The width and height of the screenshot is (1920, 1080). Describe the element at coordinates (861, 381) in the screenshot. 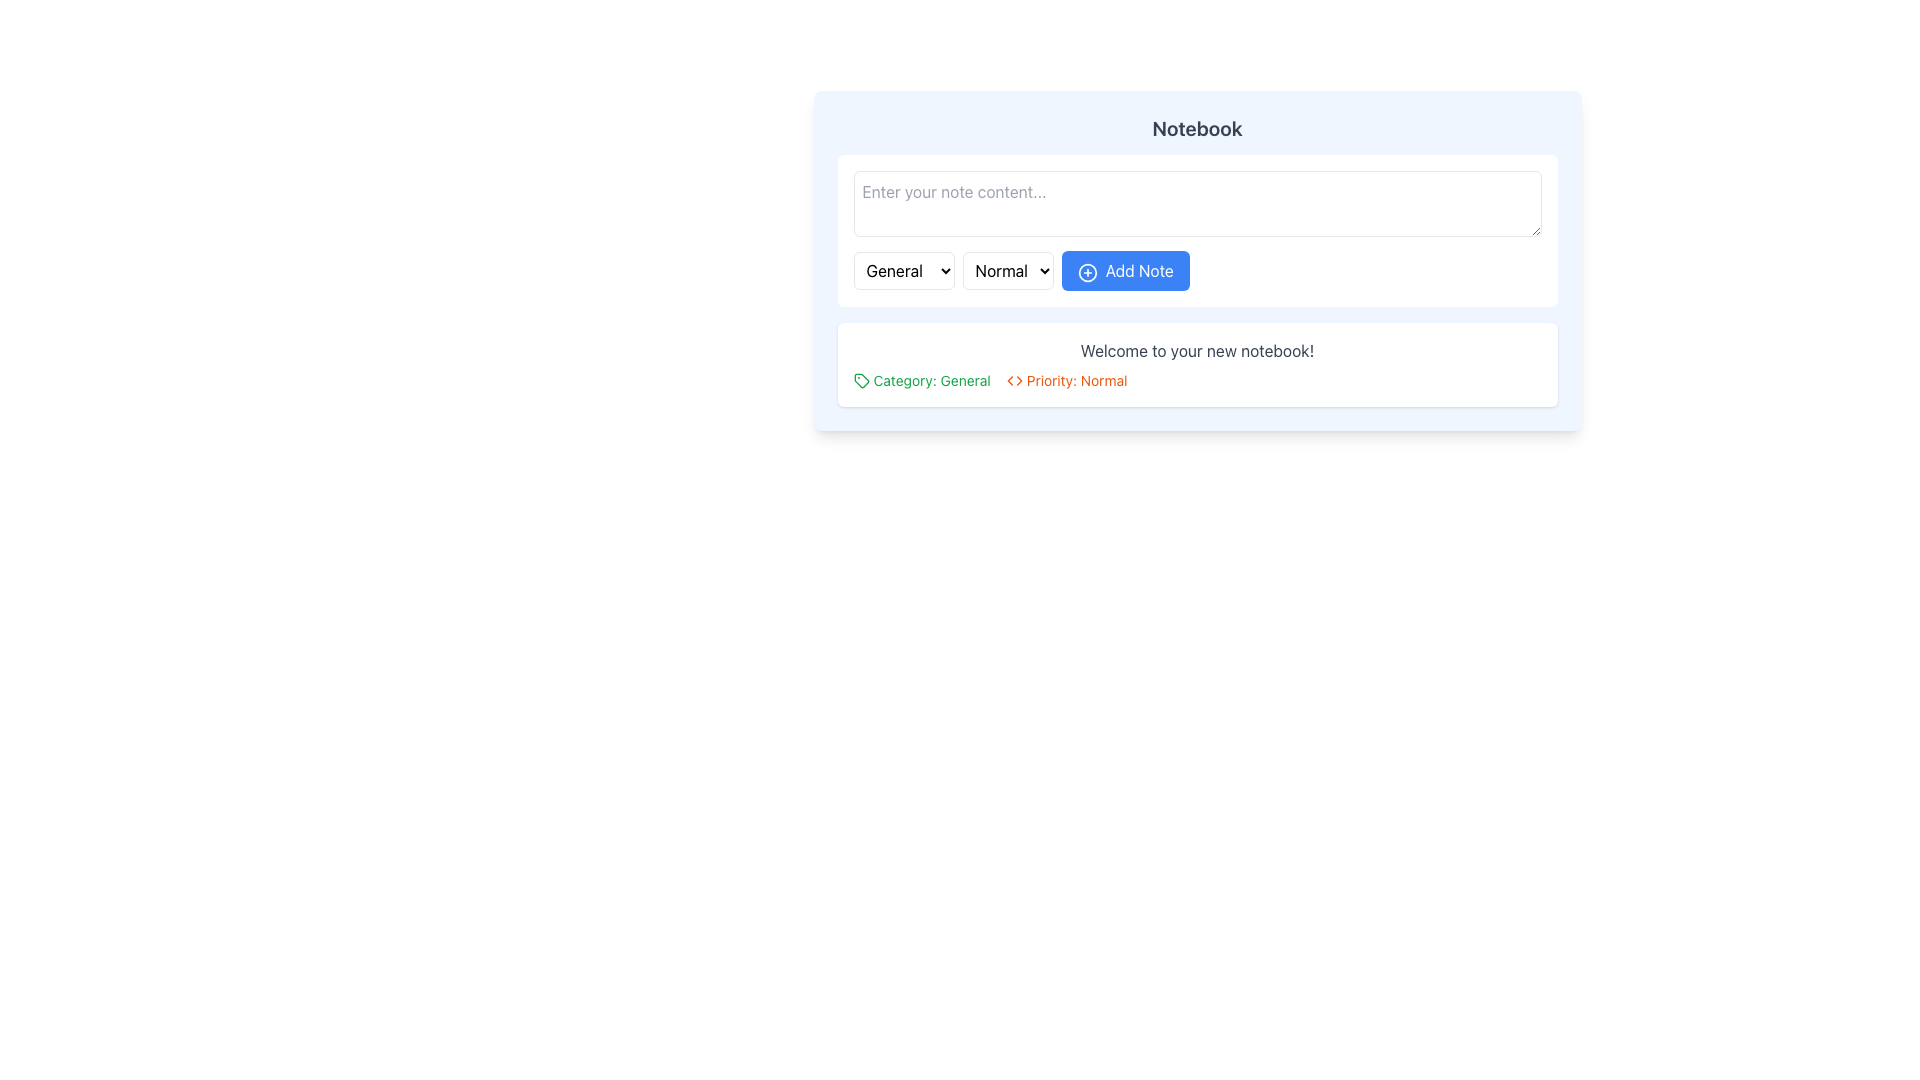

I see `the tag icon outlined with a green stroke positioned before the text 'Category: General'` at that location.